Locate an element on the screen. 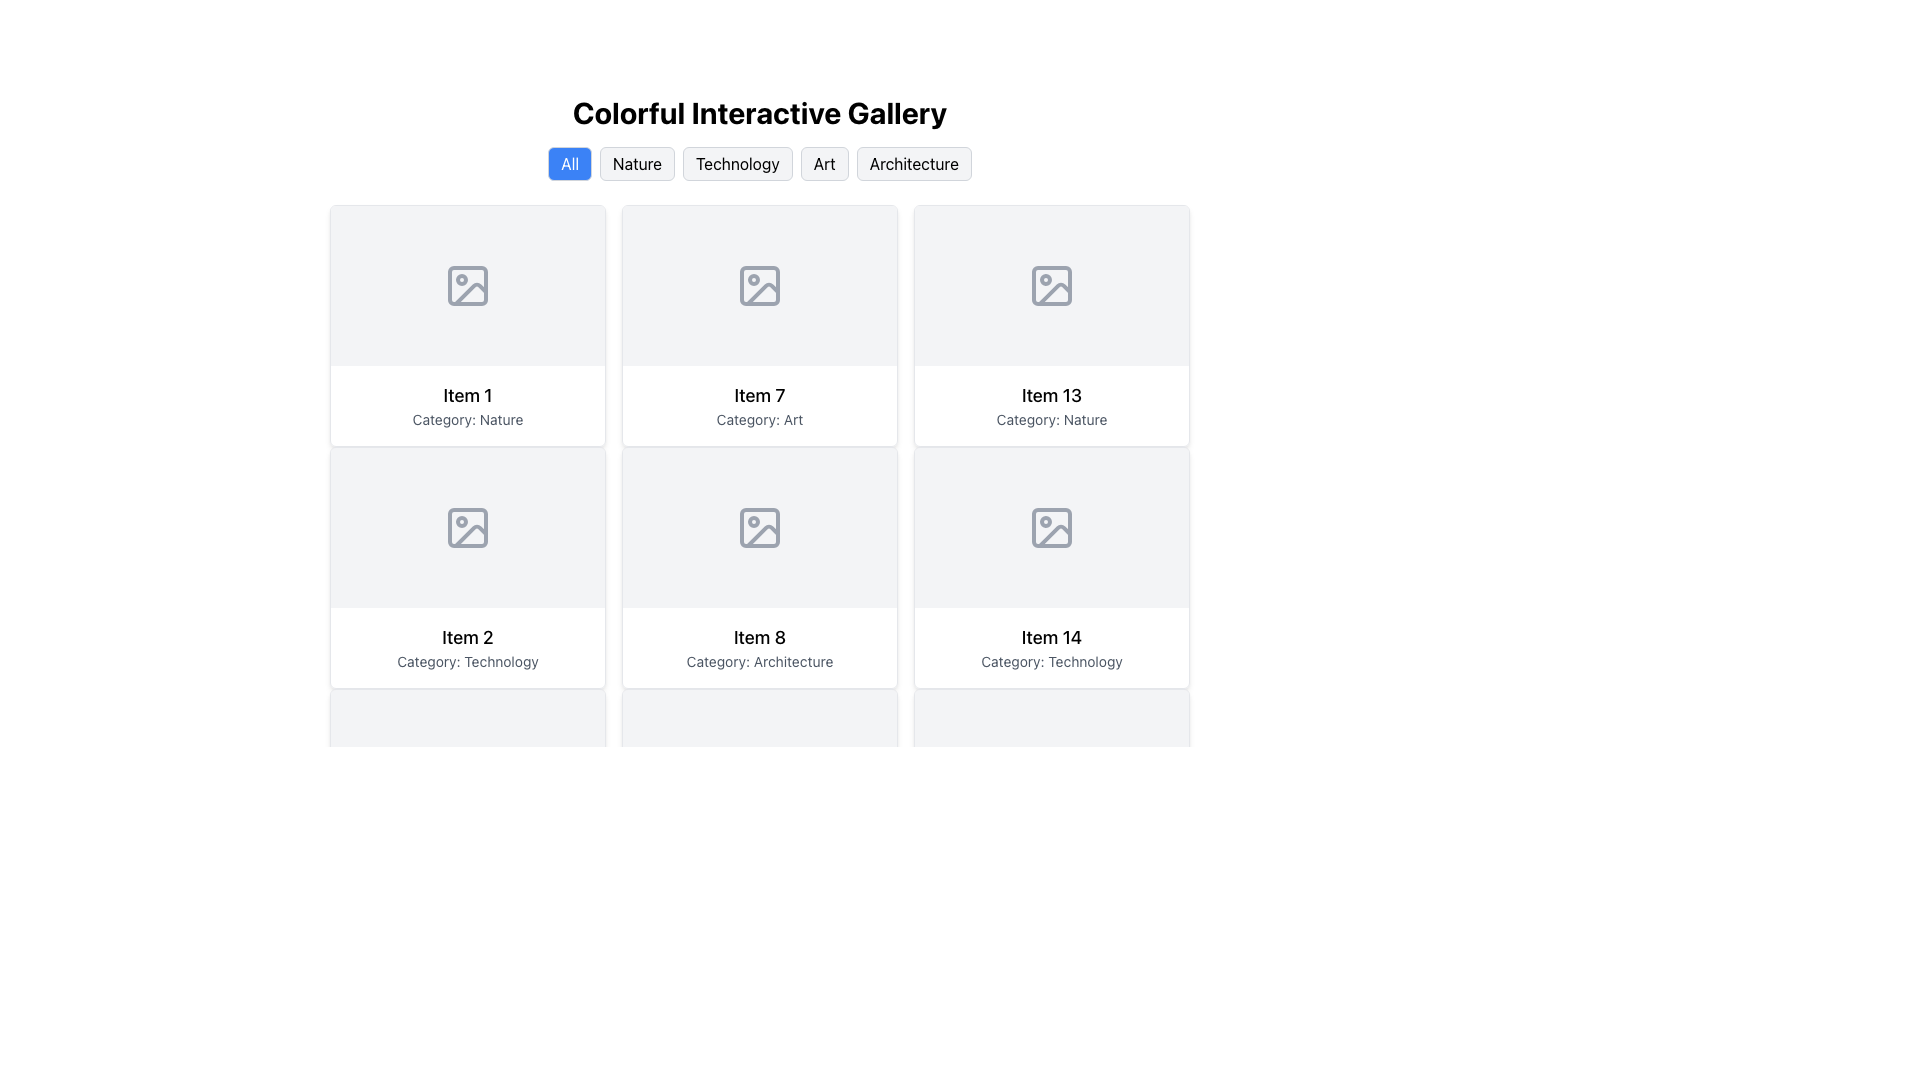 The width and height of the screenshot is (1920, 1080). the 'Art' button, which is styled with a light gray background and black text, to filter content by 'Art'. This button is the fourth in a horizontal group of similar buttons located below the title 'Colorful Interactive Gallery' is located at coordinates (824, 163).